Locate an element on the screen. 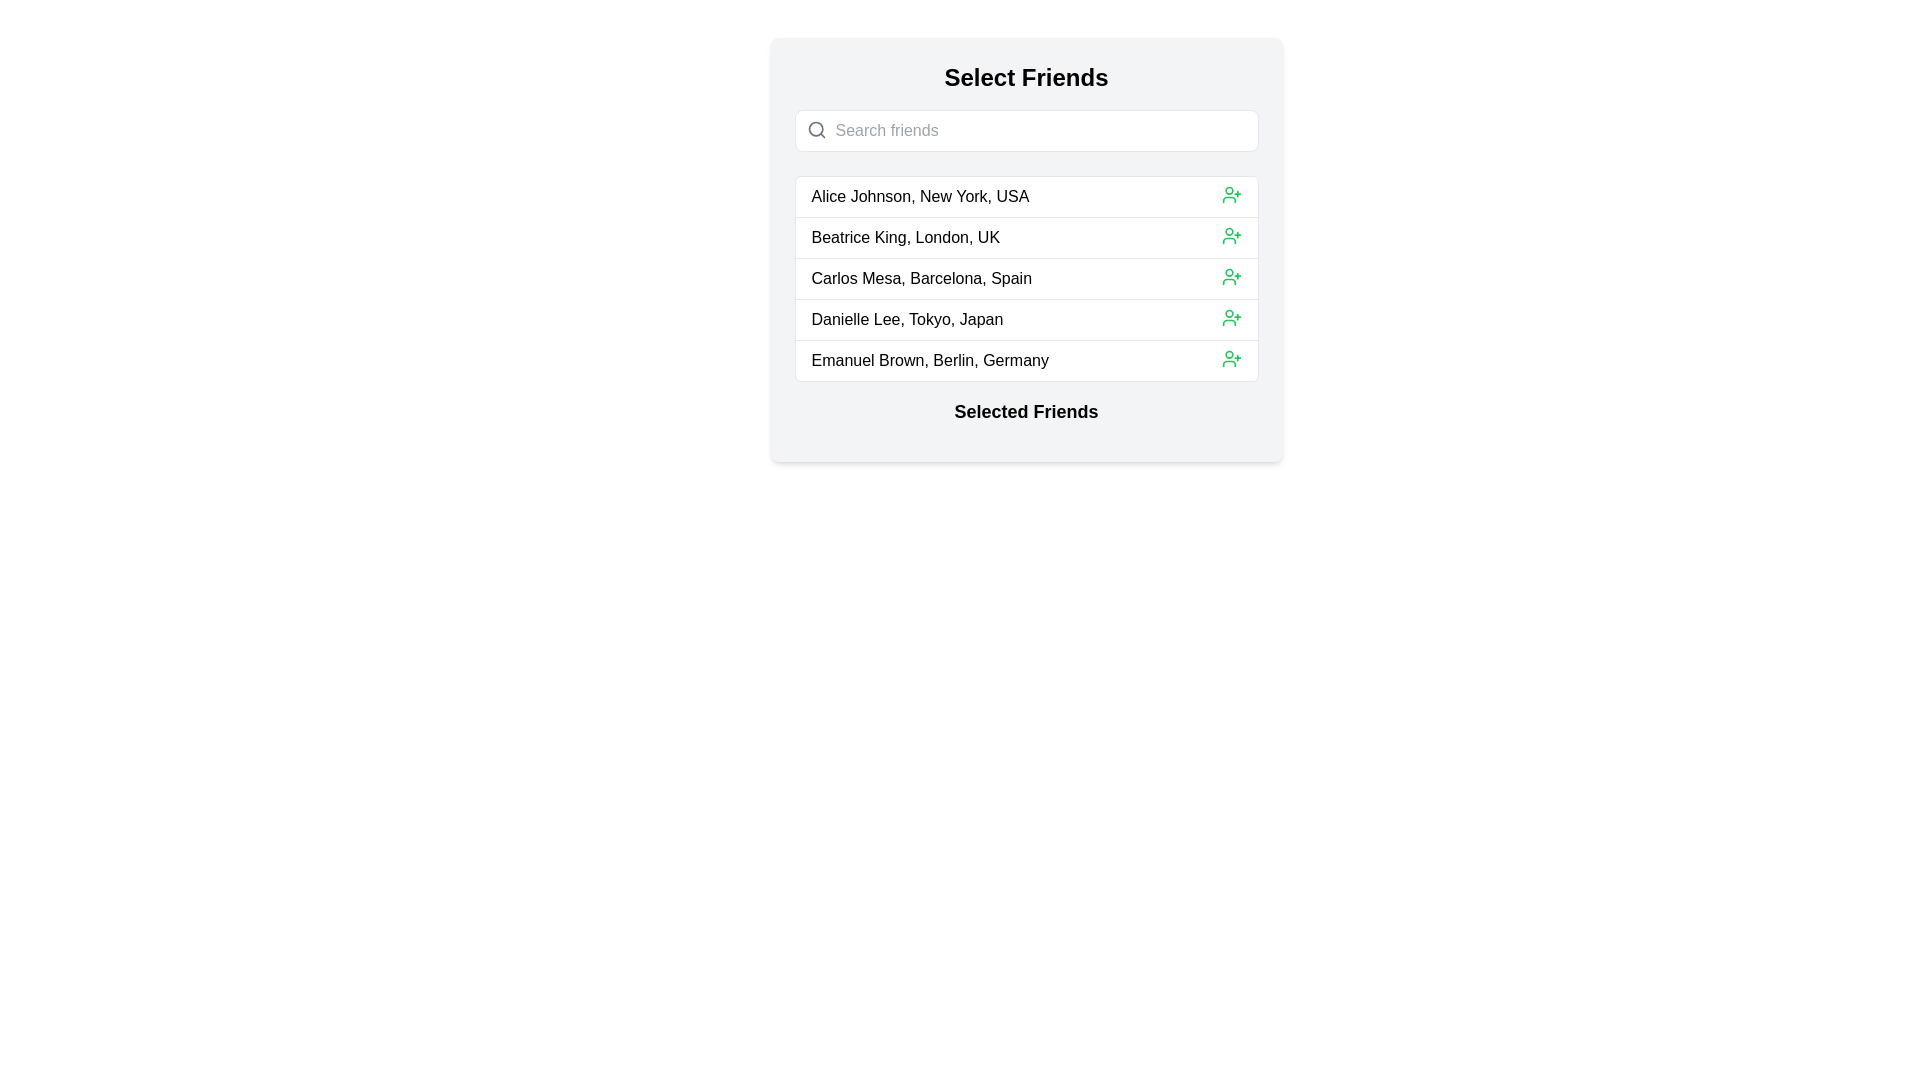  the first item in the list, which contains the text 'Alice Johnson, New York, USA', within the 'Select Friends' panel is located at coordinates (919, 196).